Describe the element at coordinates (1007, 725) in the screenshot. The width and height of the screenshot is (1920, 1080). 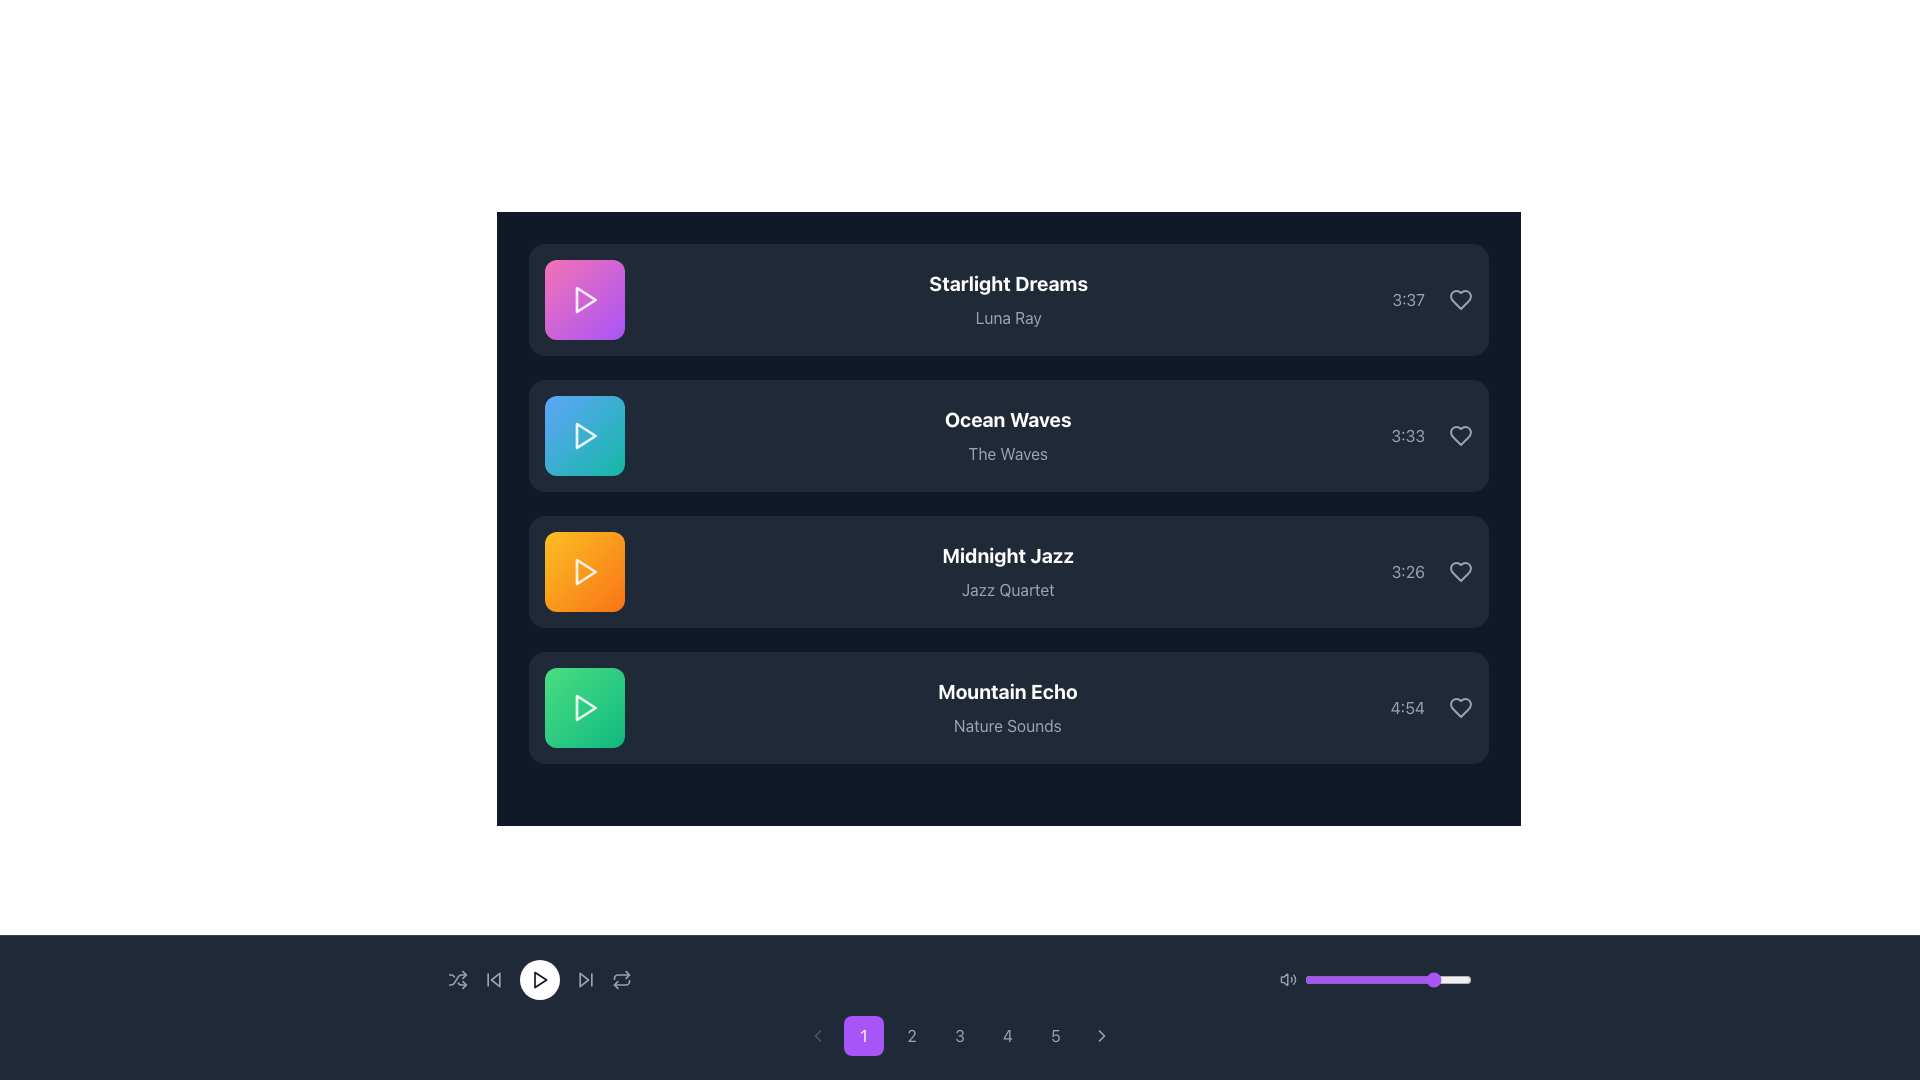
I see `the 'Nature Sounds' text label, which is displayed in a smaller, slightly grayed font and is located directly below the 'Mountain Echo' title within the same card` at that location.